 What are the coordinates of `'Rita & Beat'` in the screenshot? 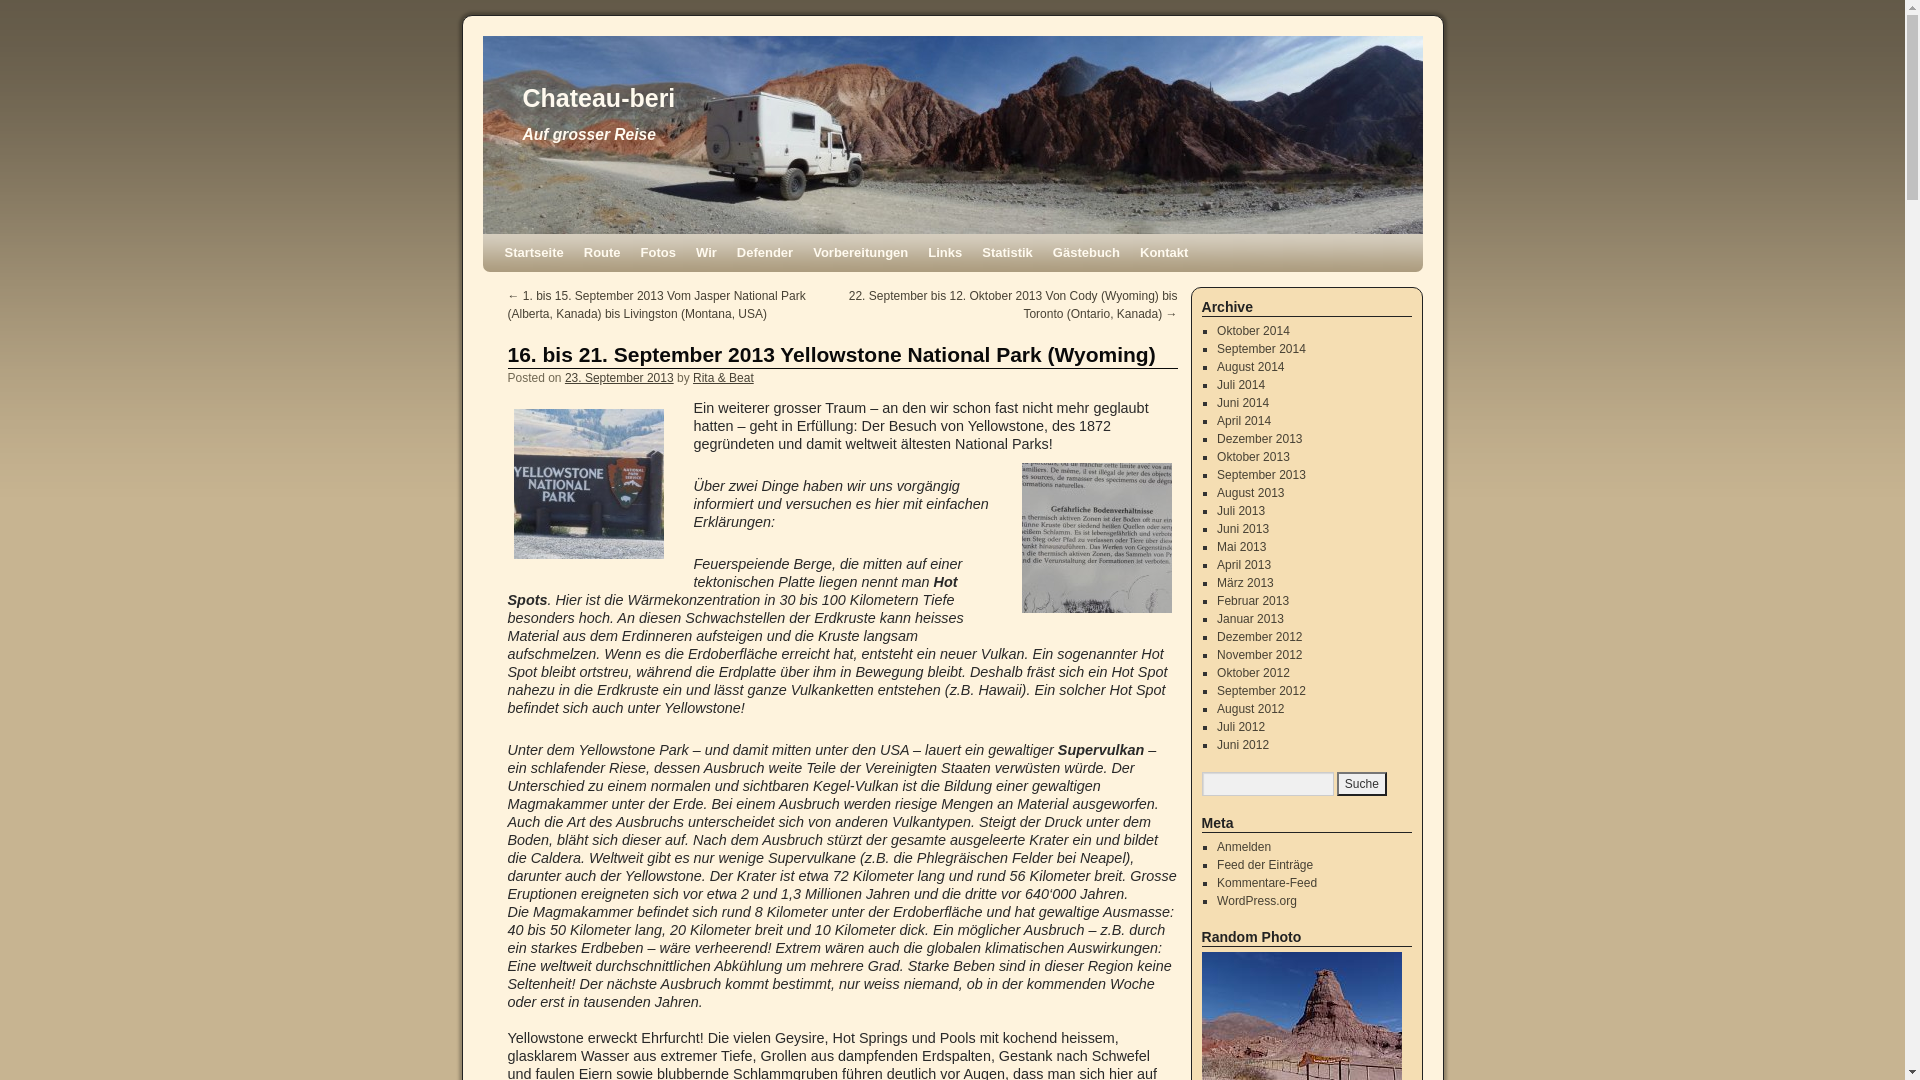 It's located at (722, 378).